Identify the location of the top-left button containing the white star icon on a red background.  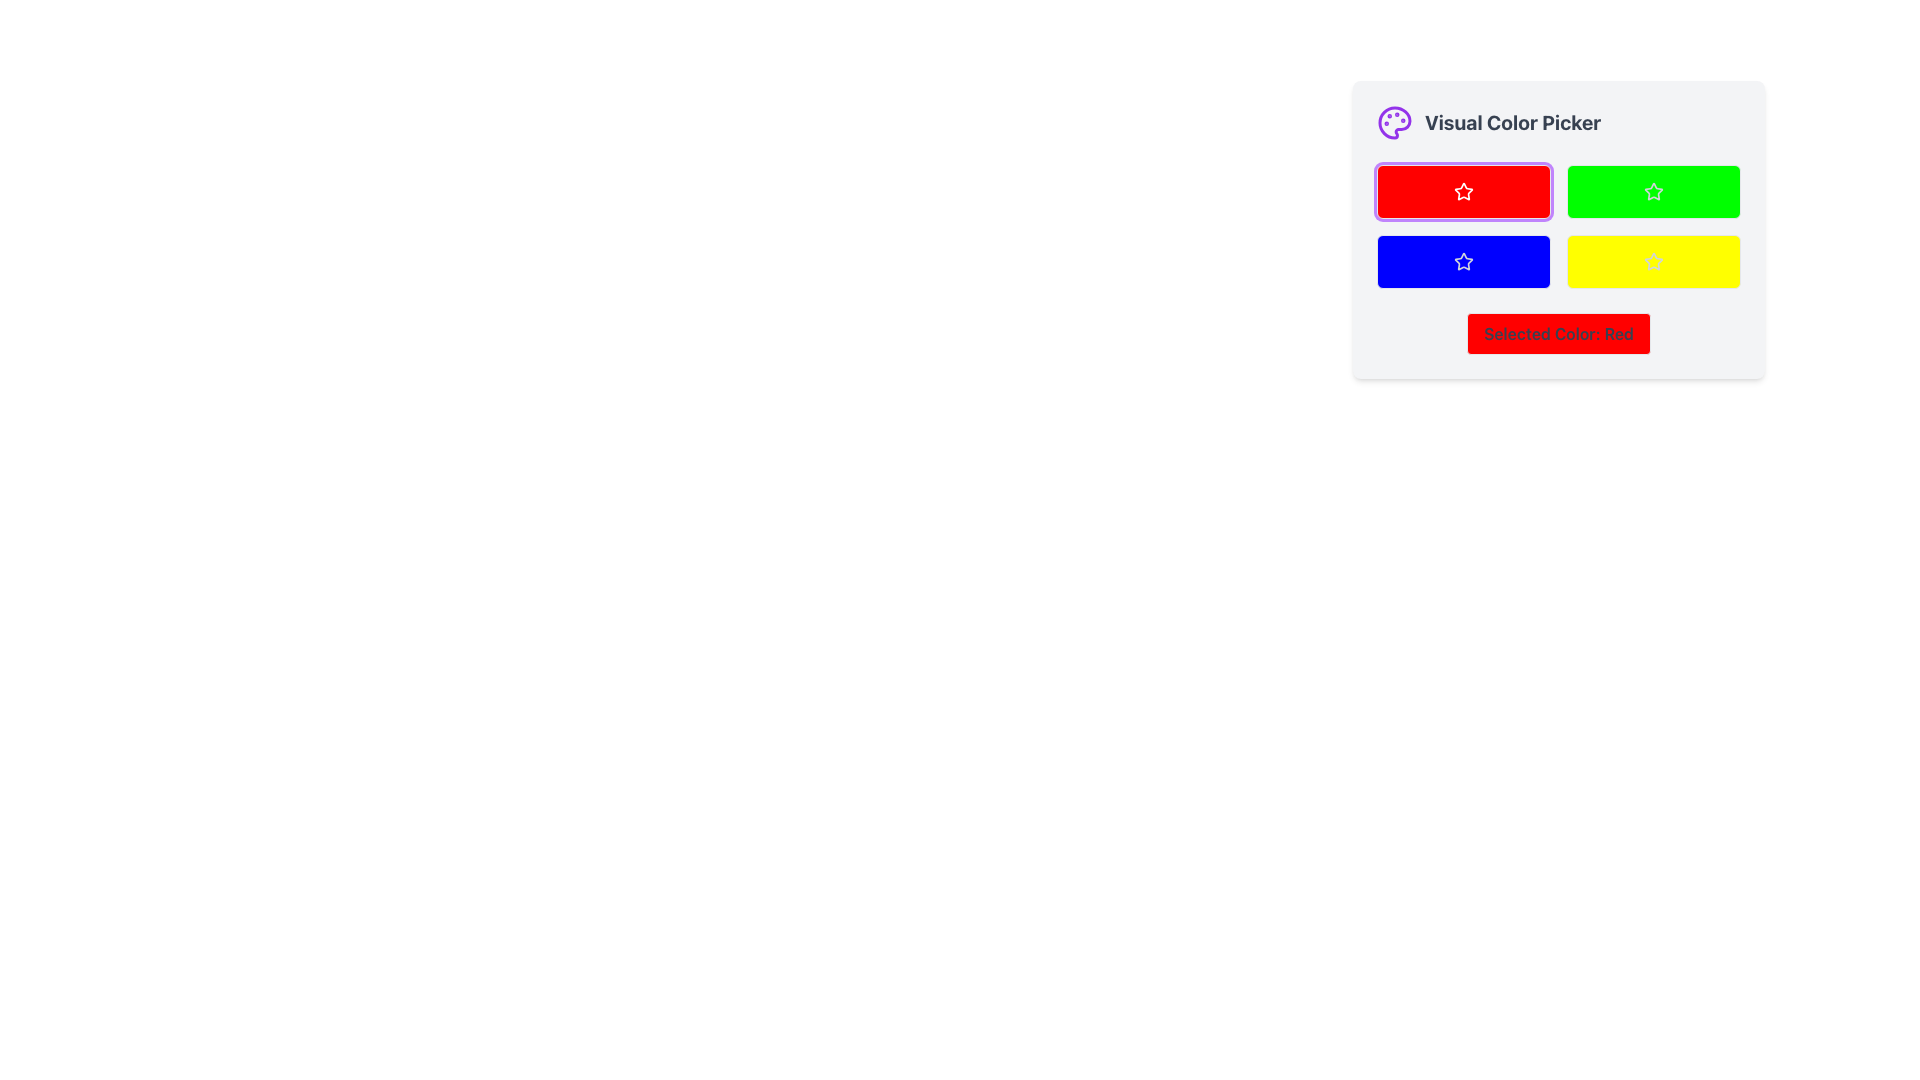
(1463, 191).